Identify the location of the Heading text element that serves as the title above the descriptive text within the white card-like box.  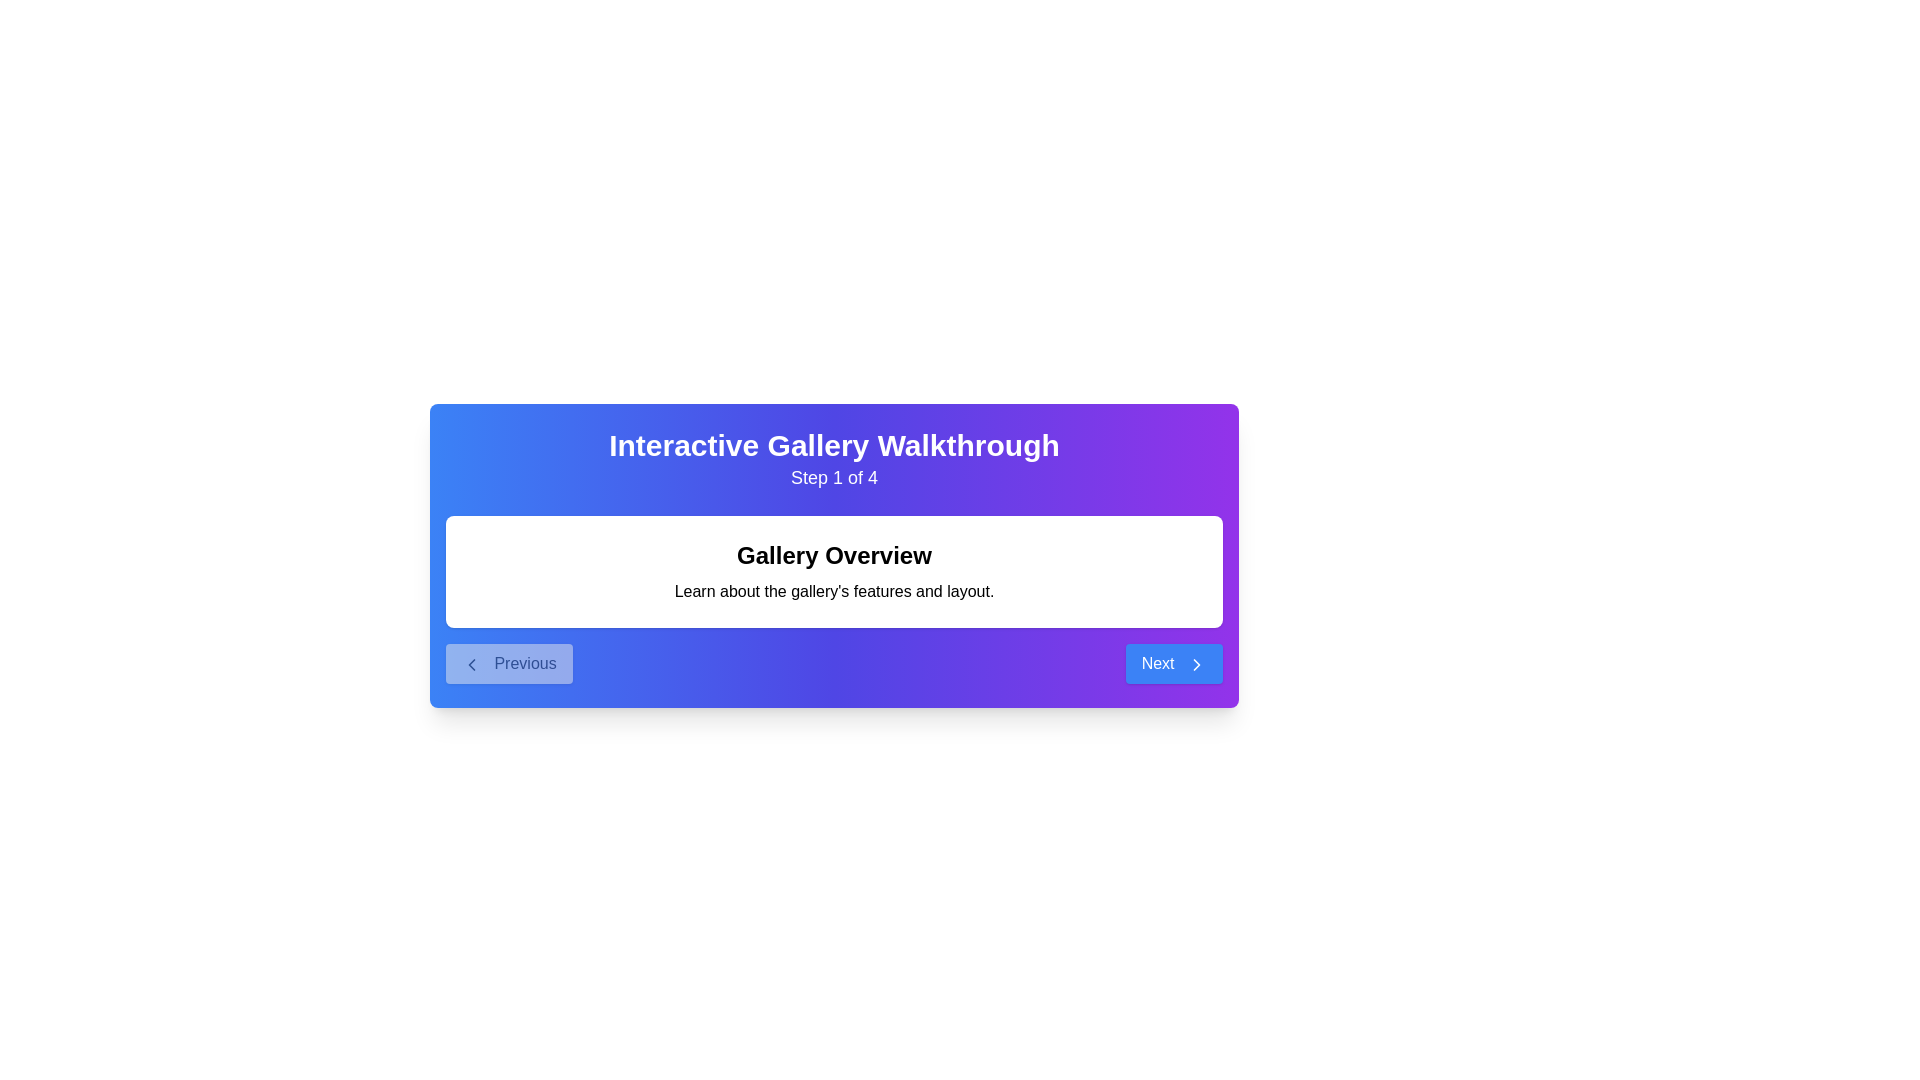
(834, 555).